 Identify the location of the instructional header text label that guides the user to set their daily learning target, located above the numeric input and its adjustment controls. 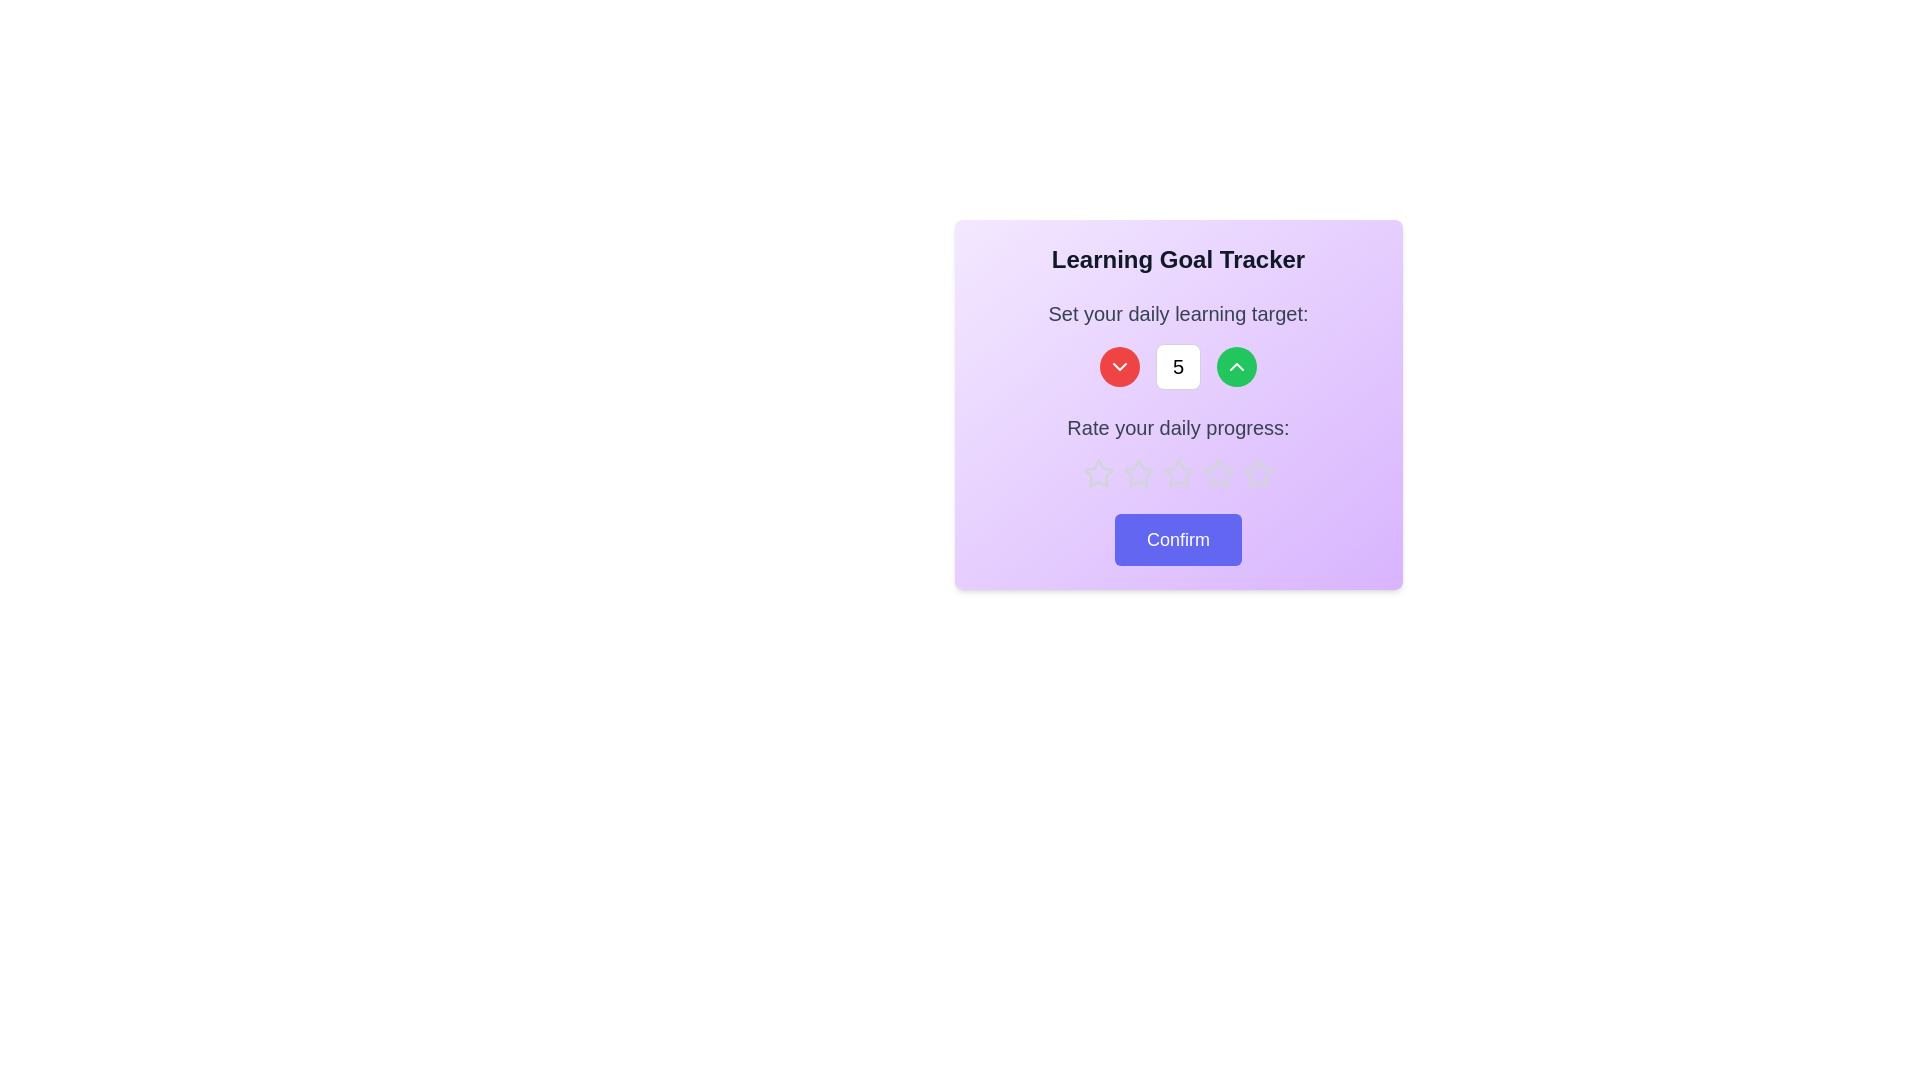
(1178, 313).